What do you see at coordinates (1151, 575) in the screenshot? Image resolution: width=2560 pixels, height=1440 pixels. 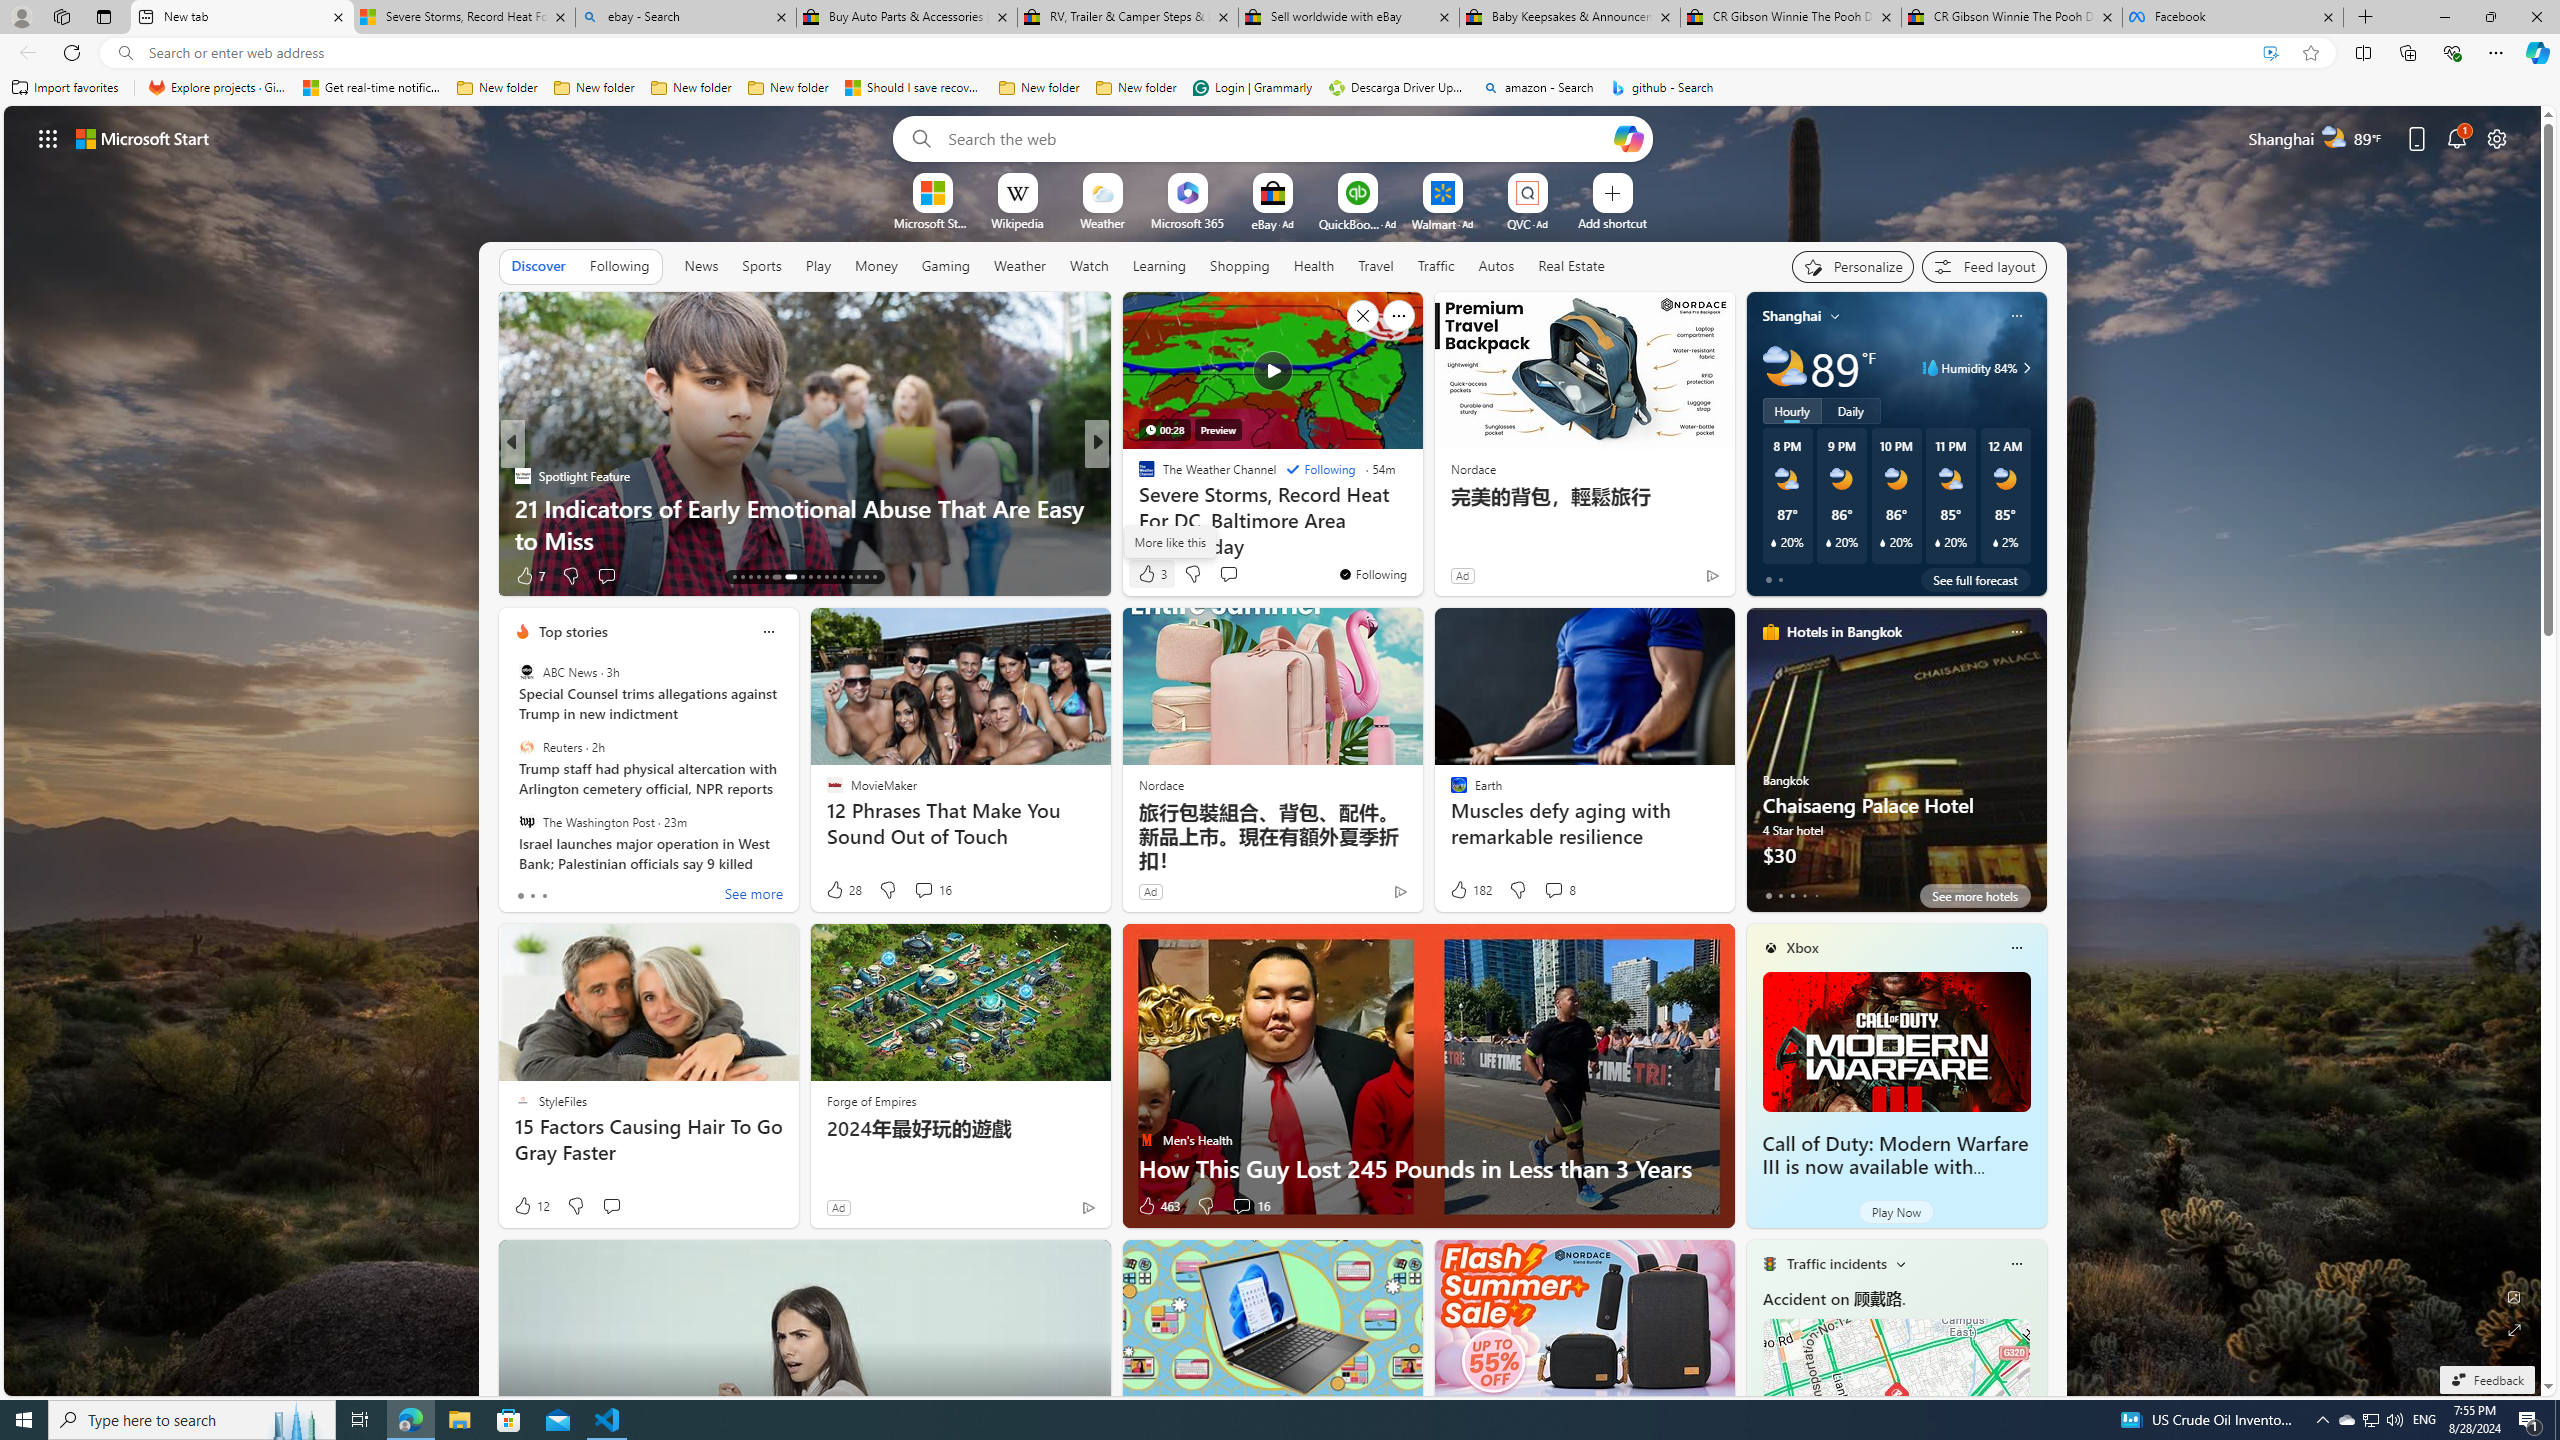 I see `'116 Like'` at bounding box center [1151, 575].